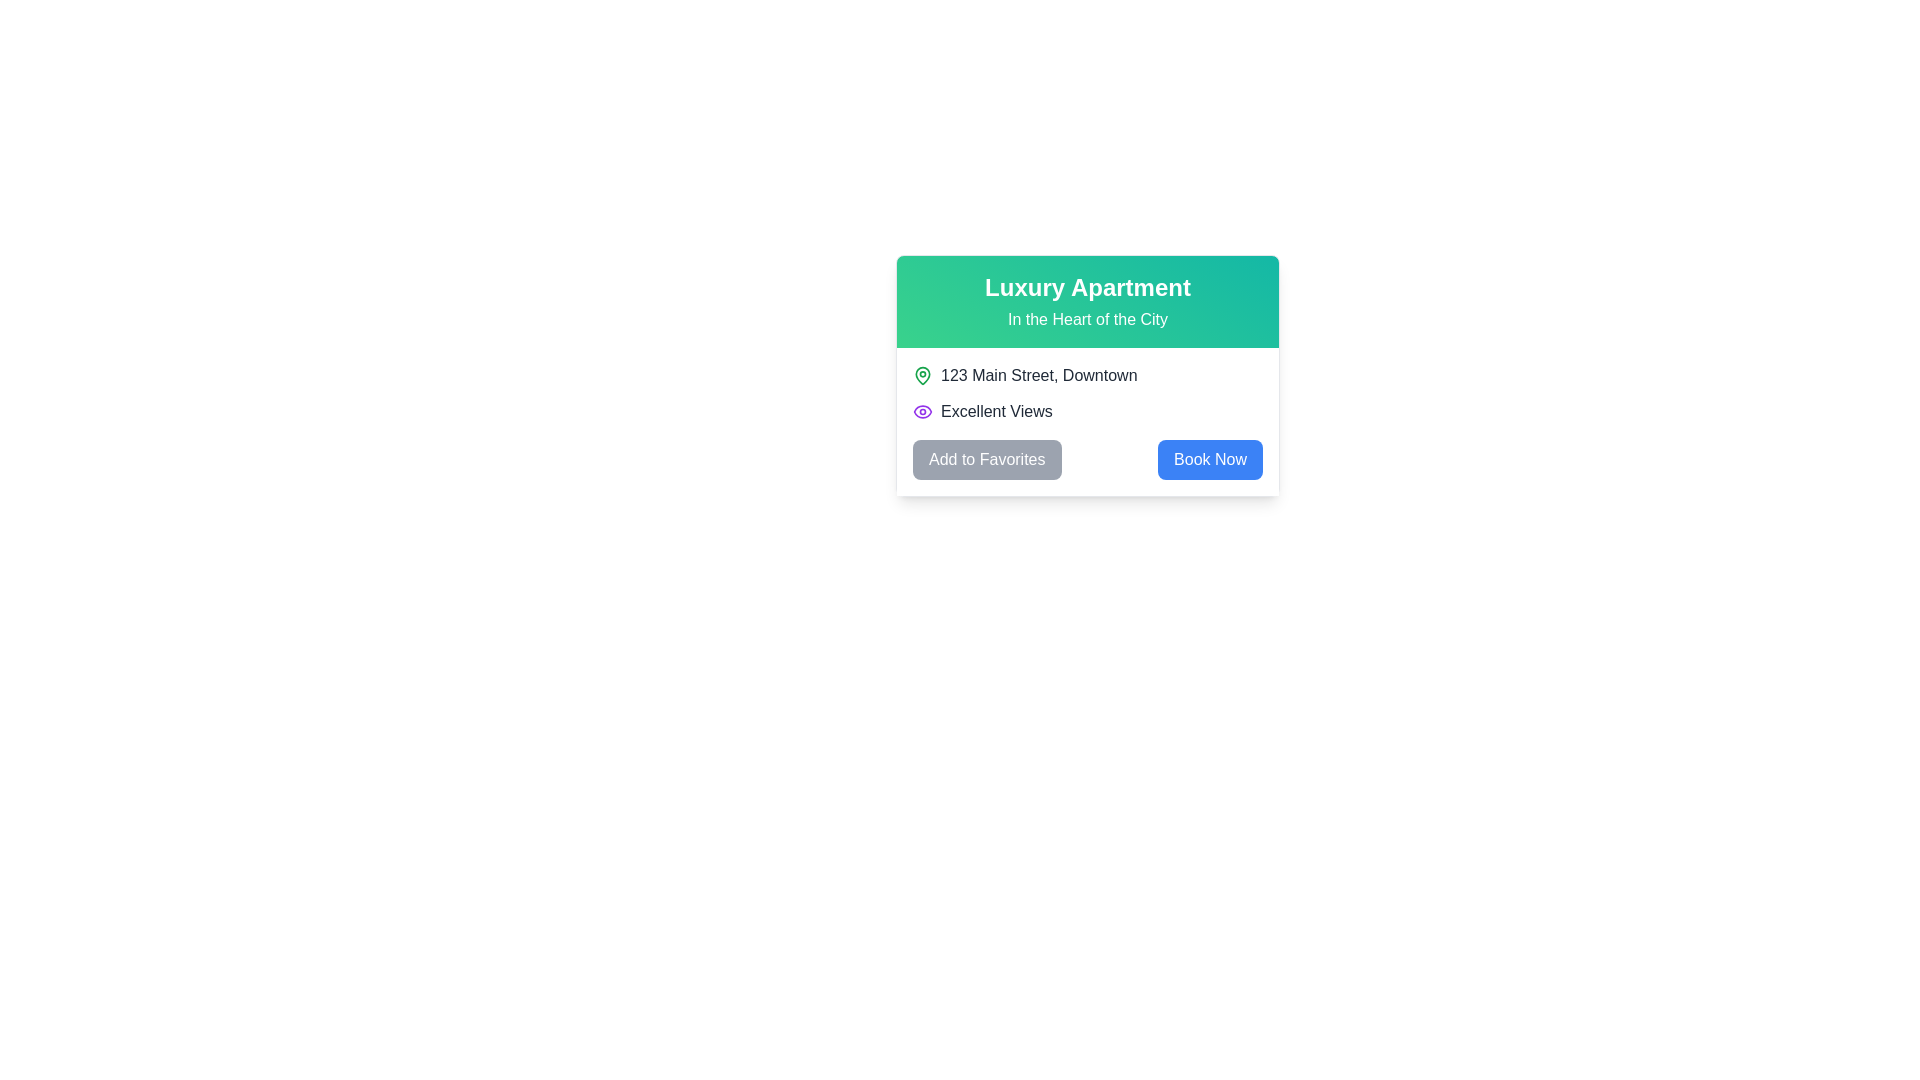 The height and width of the screenshot is (1080, 1920). I want to click on text displayed next to the green map pin icon, which shows the address '123 Main Street, Downtown', so click(1087, 375).